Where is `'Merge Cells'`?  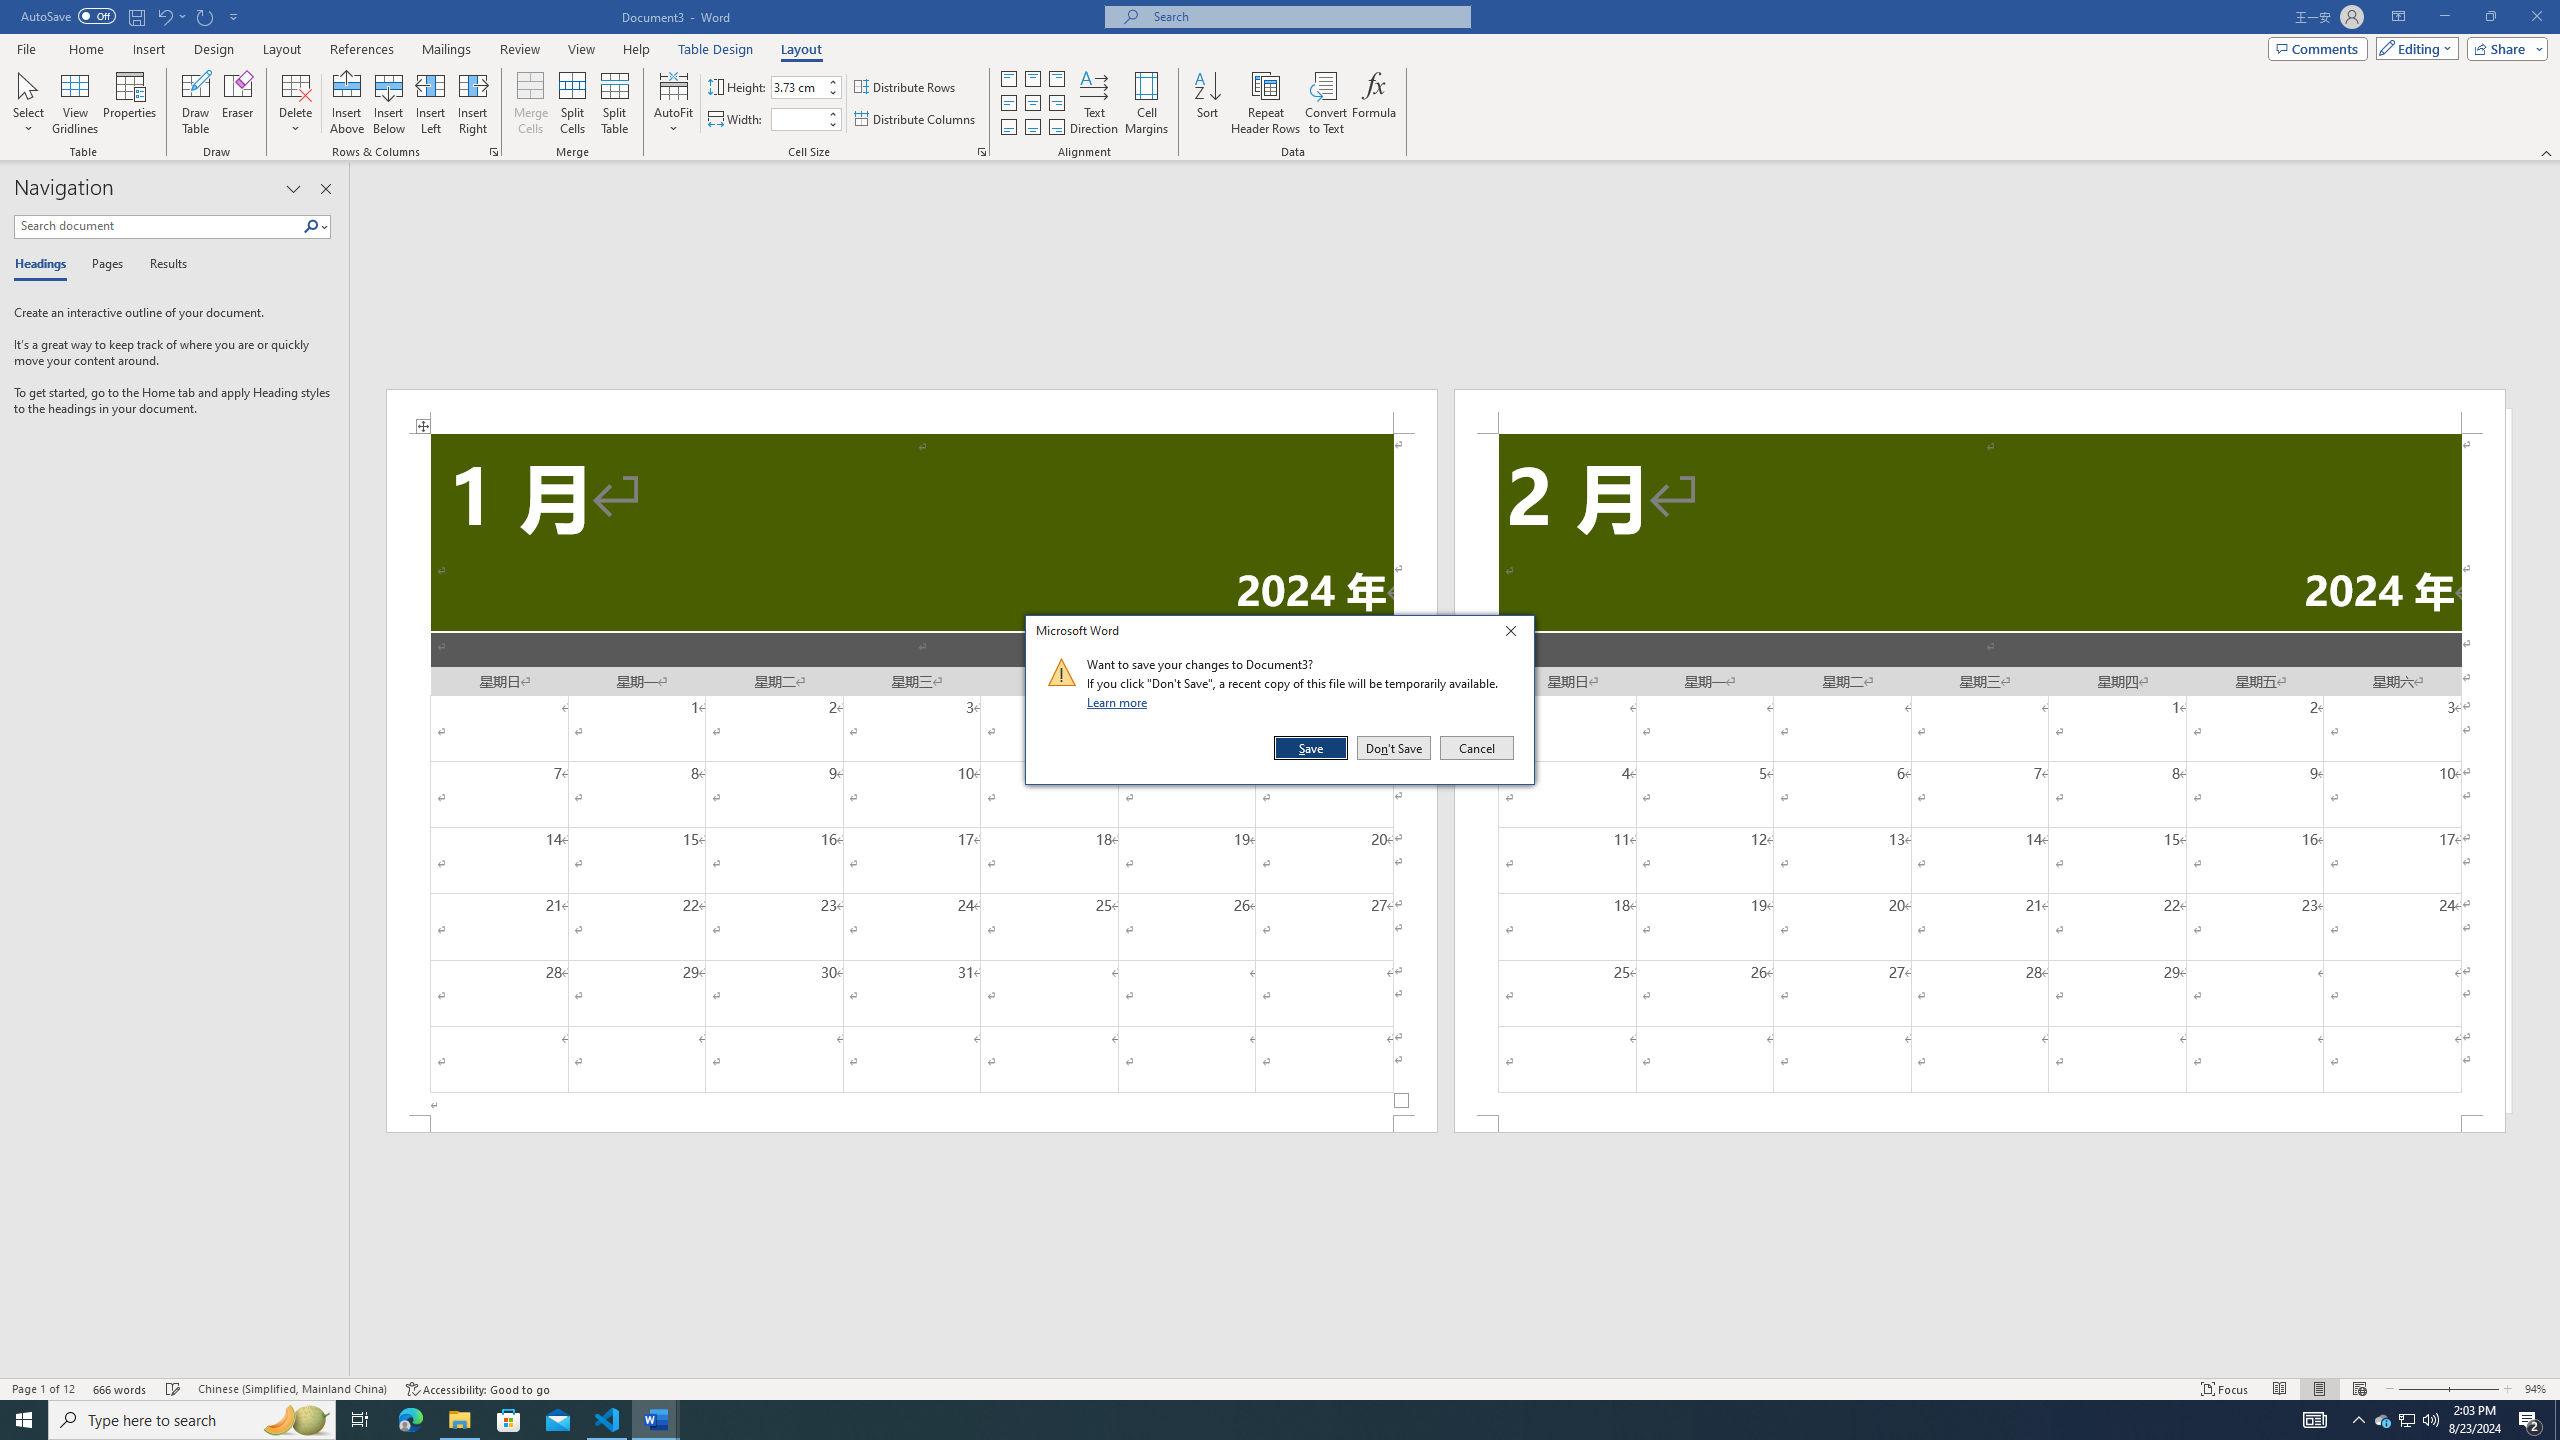
'Merge Cells' is located at coordinates (530, 103).